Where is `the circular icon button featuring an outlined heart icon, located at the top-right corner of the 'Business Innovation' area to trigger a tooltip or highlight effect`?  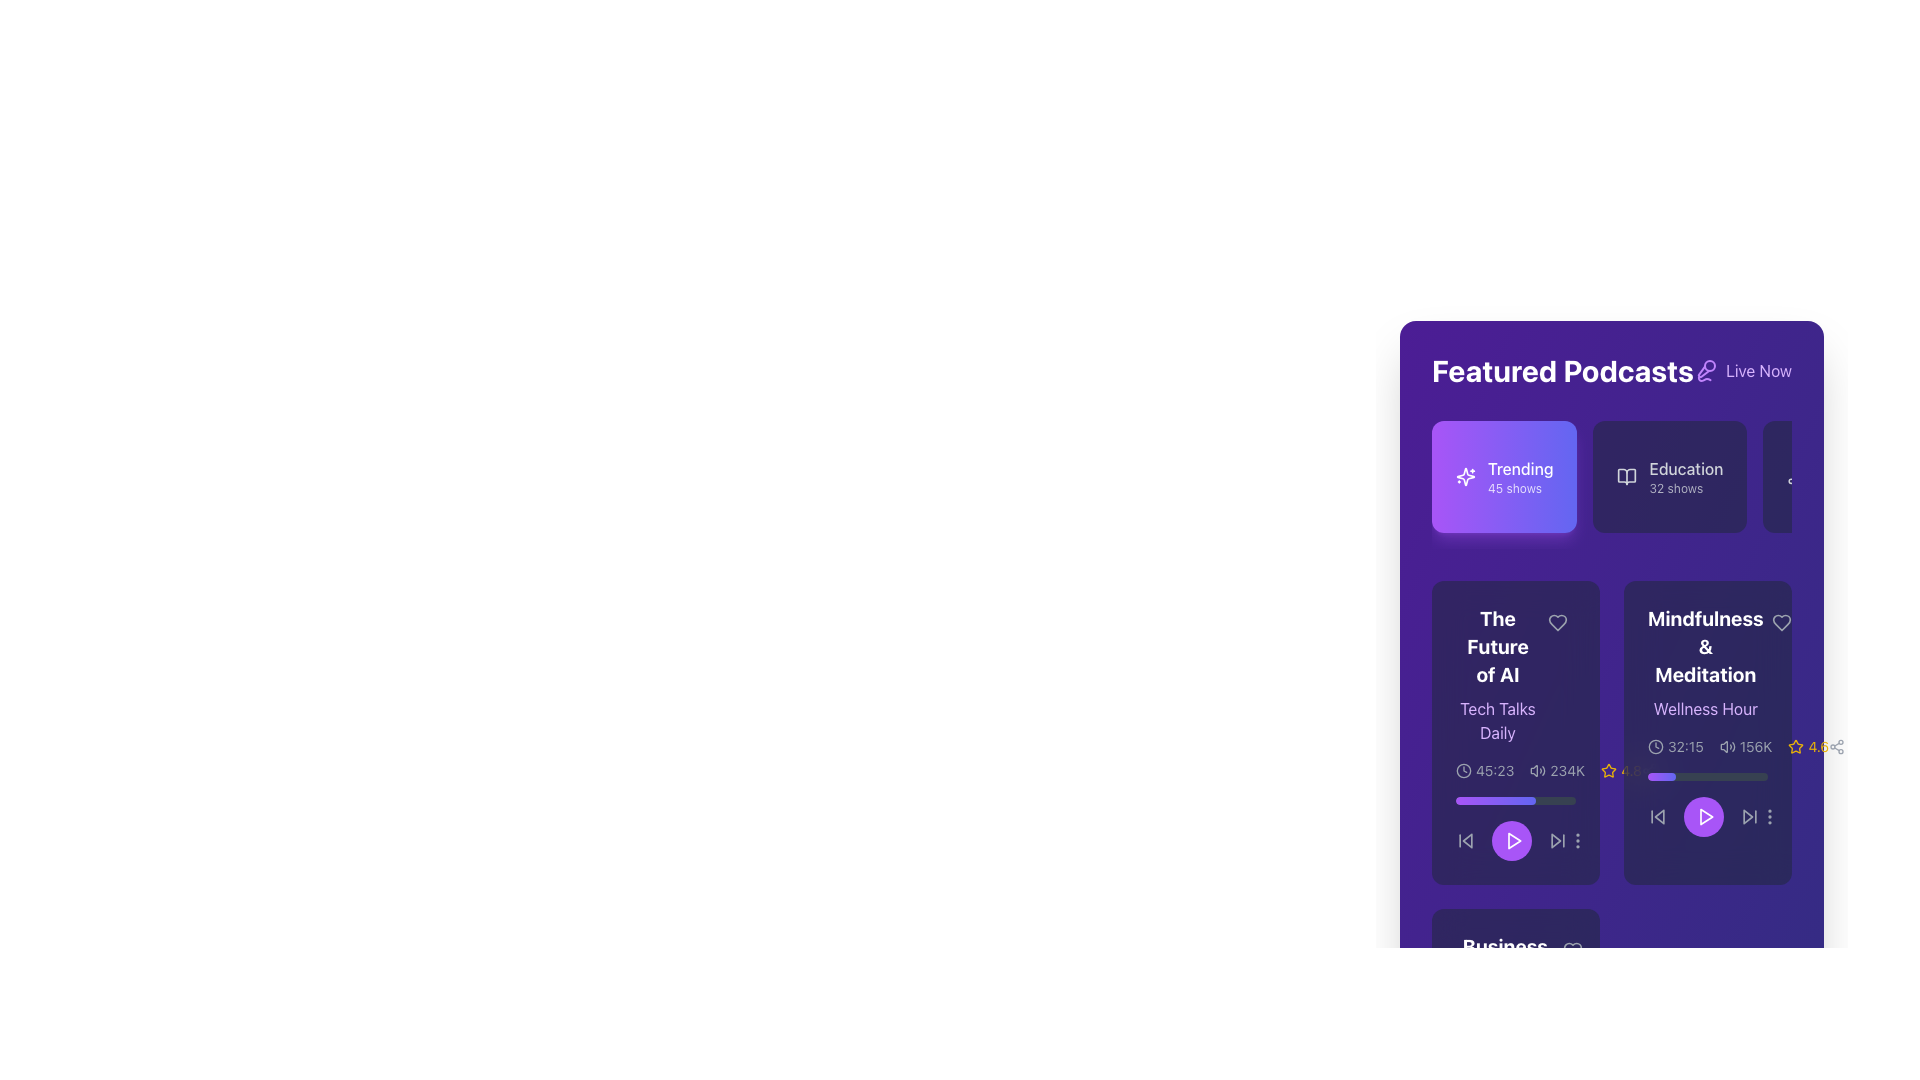 the circular icon button featuring an outlined heart icon, located at the top-right corner of the 'Business Innovation' area to trigger a tooltip or highlight effect is located at coordinates (1571, 950).